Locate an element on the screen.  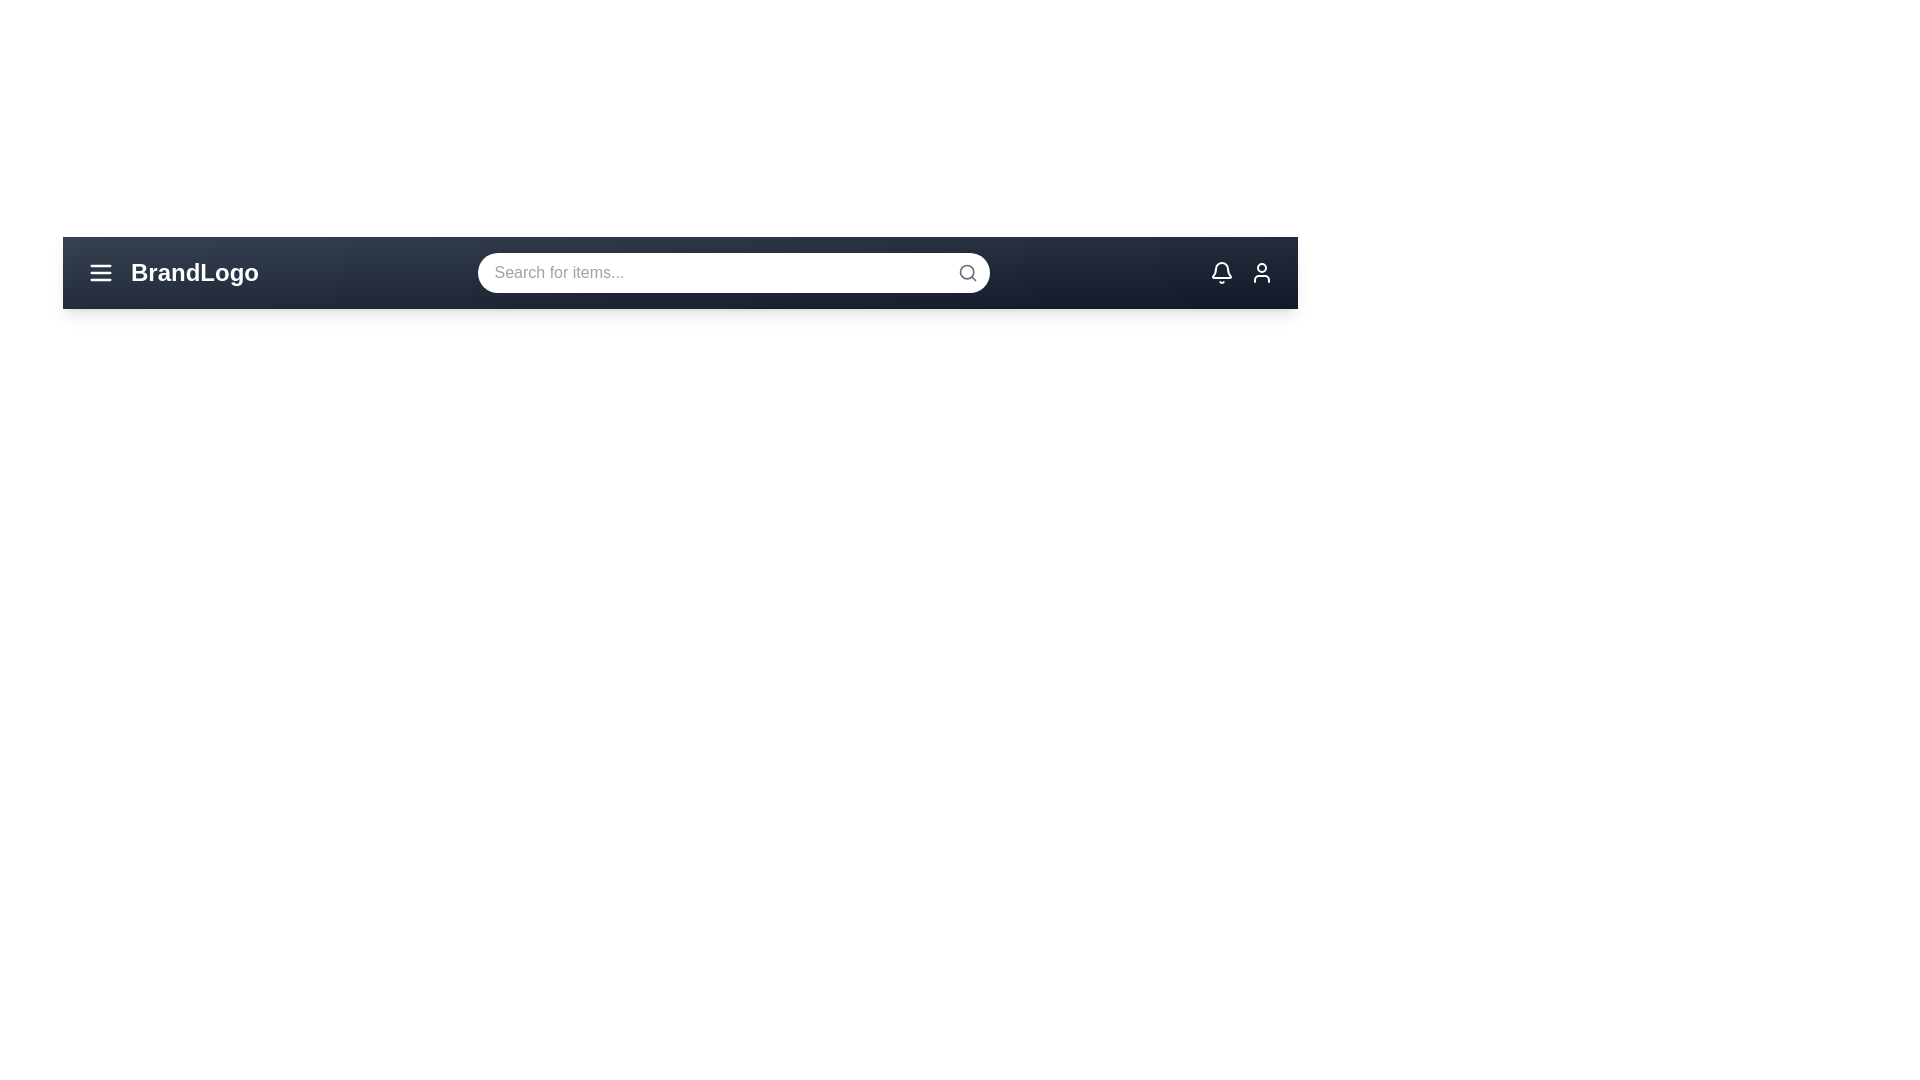
the search icon to initiate a search is located at coordinates (968, 273).